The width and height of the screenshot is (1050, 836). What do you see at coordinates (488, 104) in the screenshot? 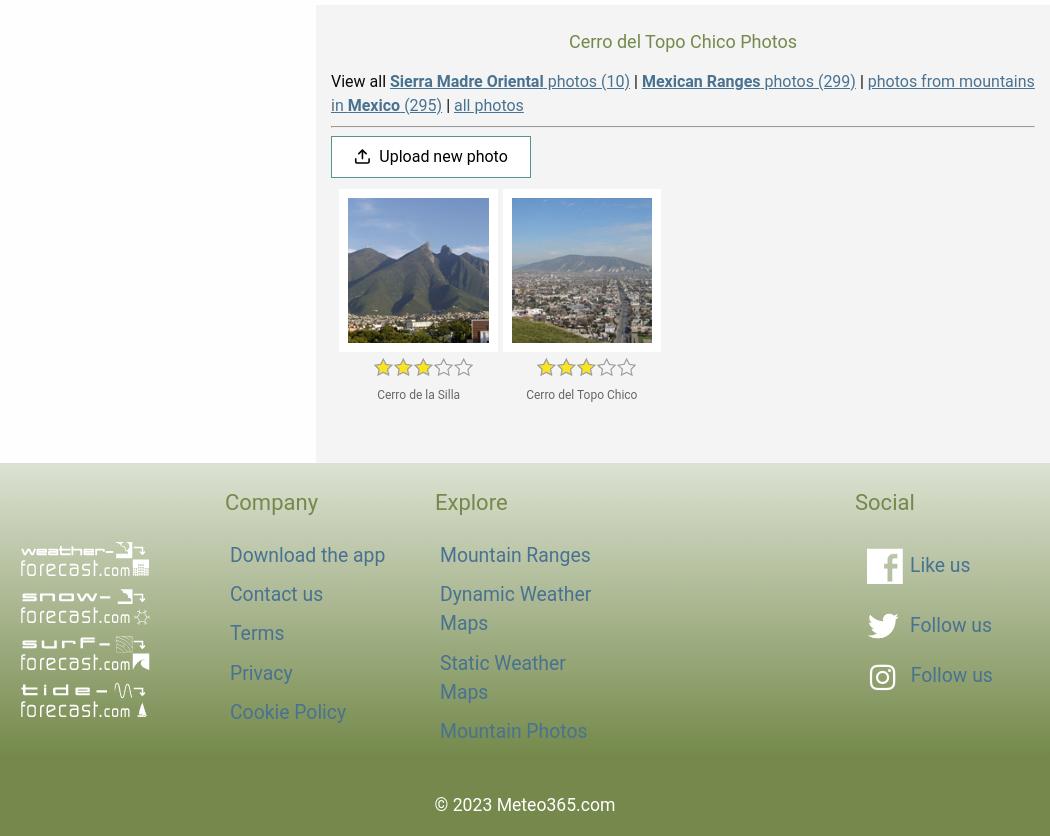
I see `'all photos'` at bounding box center [488, 104].